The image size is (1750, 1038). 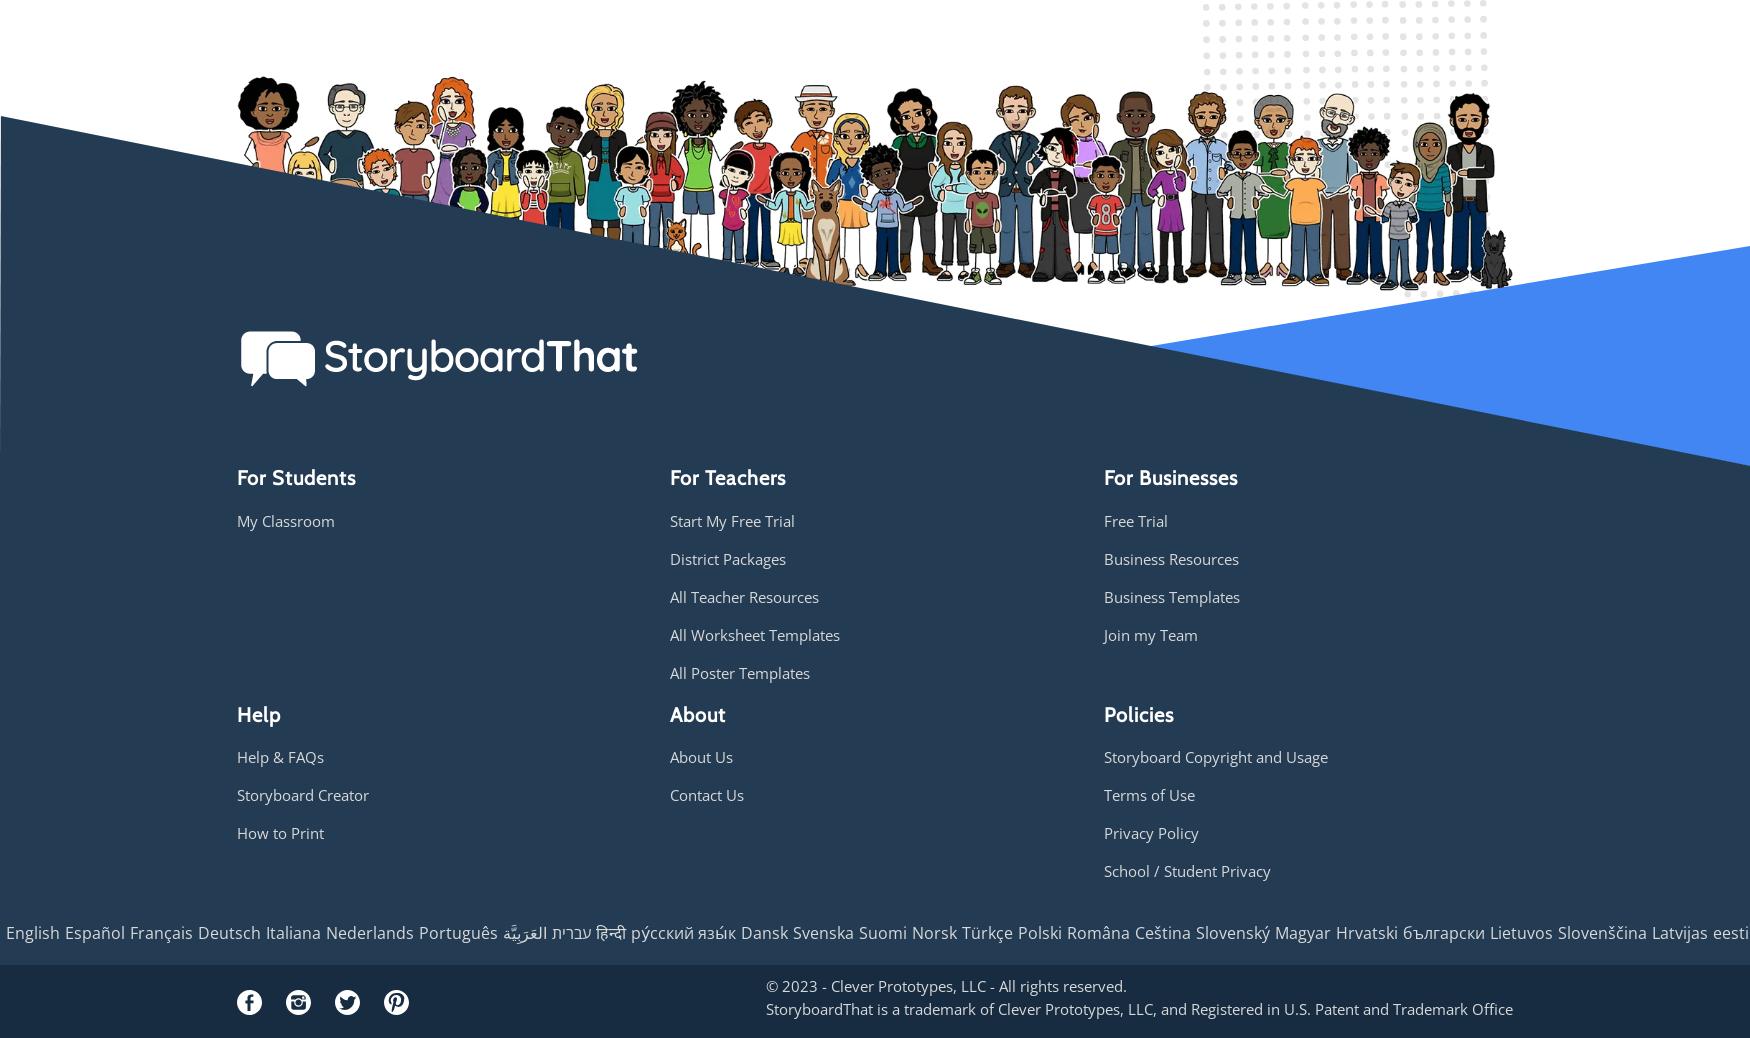 I want to click on '© 2023 - Clever Prototypes, LLC - All rights reserved.', so click(x=946, y=985).